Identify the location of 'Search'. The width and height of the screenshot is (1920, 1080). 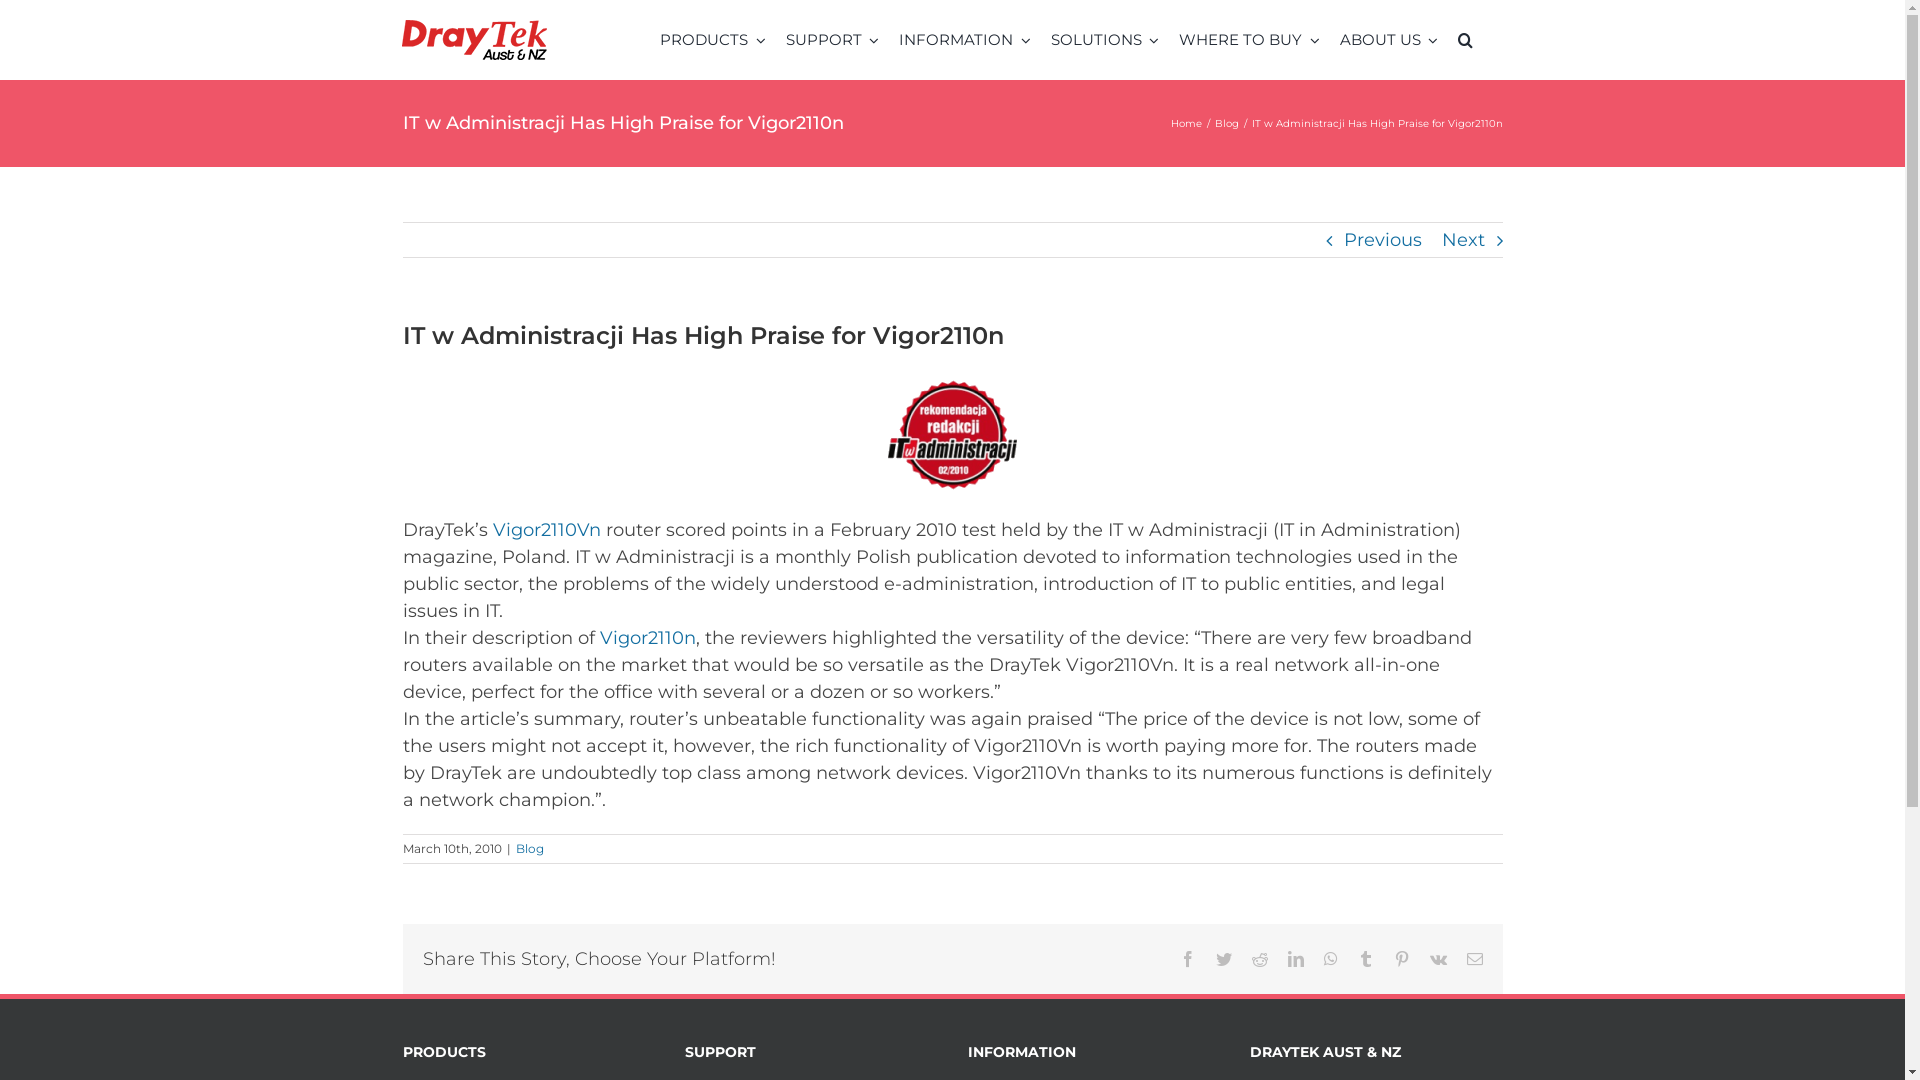
(1465, 39).